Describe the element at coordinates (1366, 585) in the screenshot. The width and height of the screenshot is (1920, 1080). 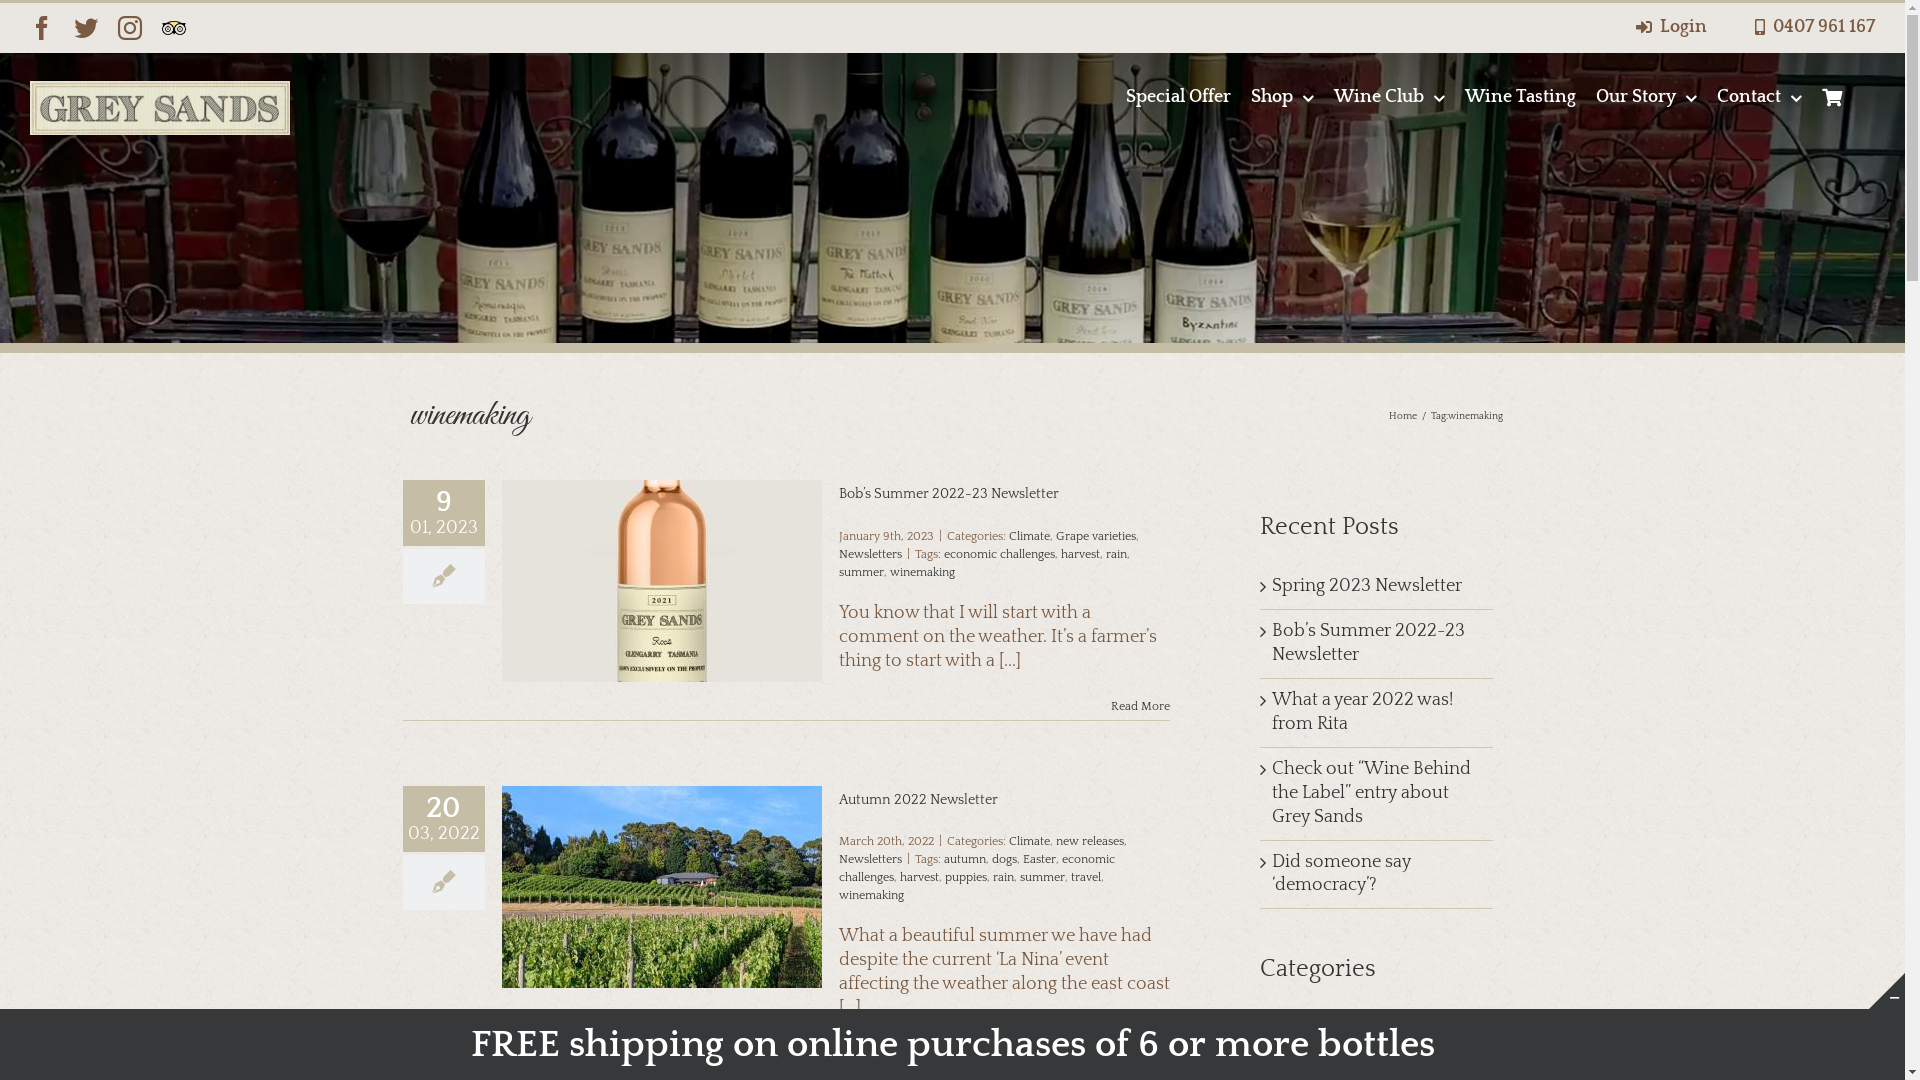
I see `'Spring 2023 Newsletter'` at that location.